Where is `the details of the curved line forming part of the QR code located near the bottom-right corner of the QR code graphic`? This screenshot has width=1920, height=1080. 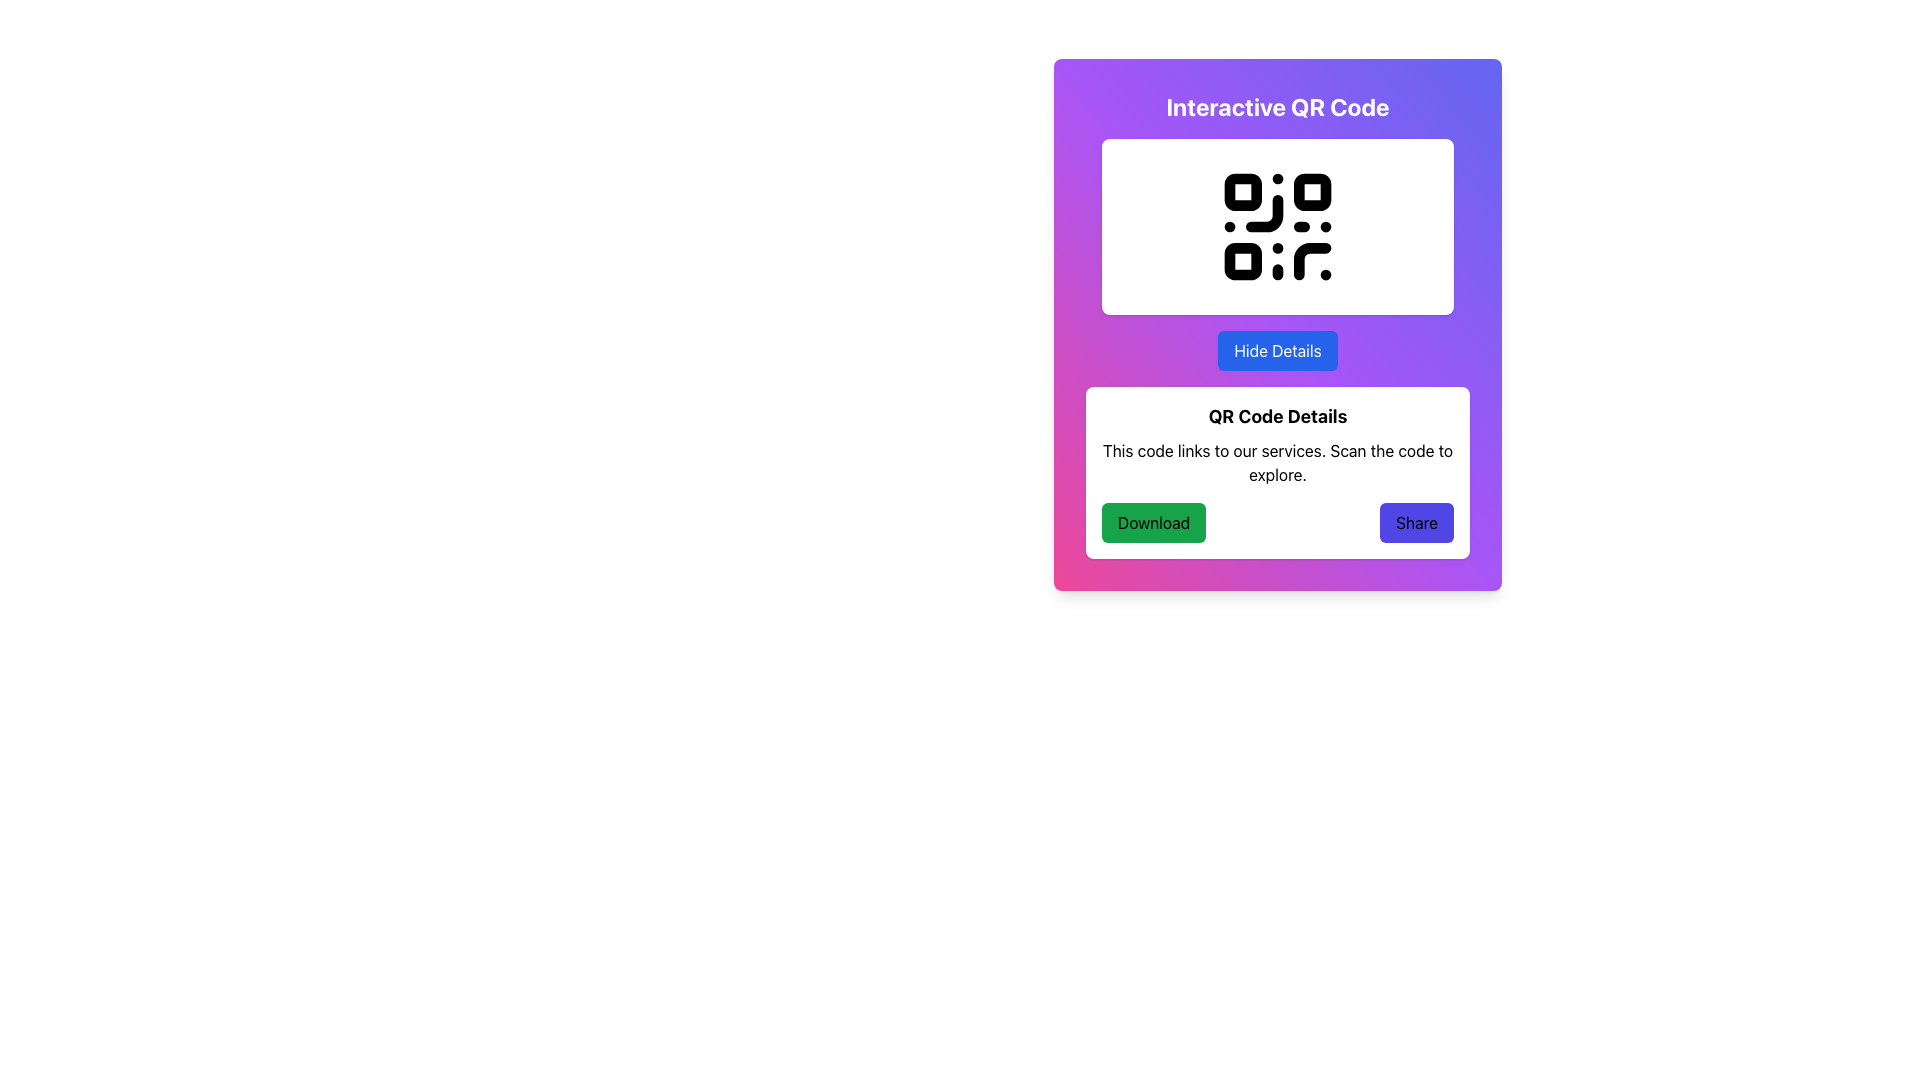 the details of the curved line forming part of the QR code located near the bottom-right corner of the QR code graphic is located at coordinates (1311, 260).